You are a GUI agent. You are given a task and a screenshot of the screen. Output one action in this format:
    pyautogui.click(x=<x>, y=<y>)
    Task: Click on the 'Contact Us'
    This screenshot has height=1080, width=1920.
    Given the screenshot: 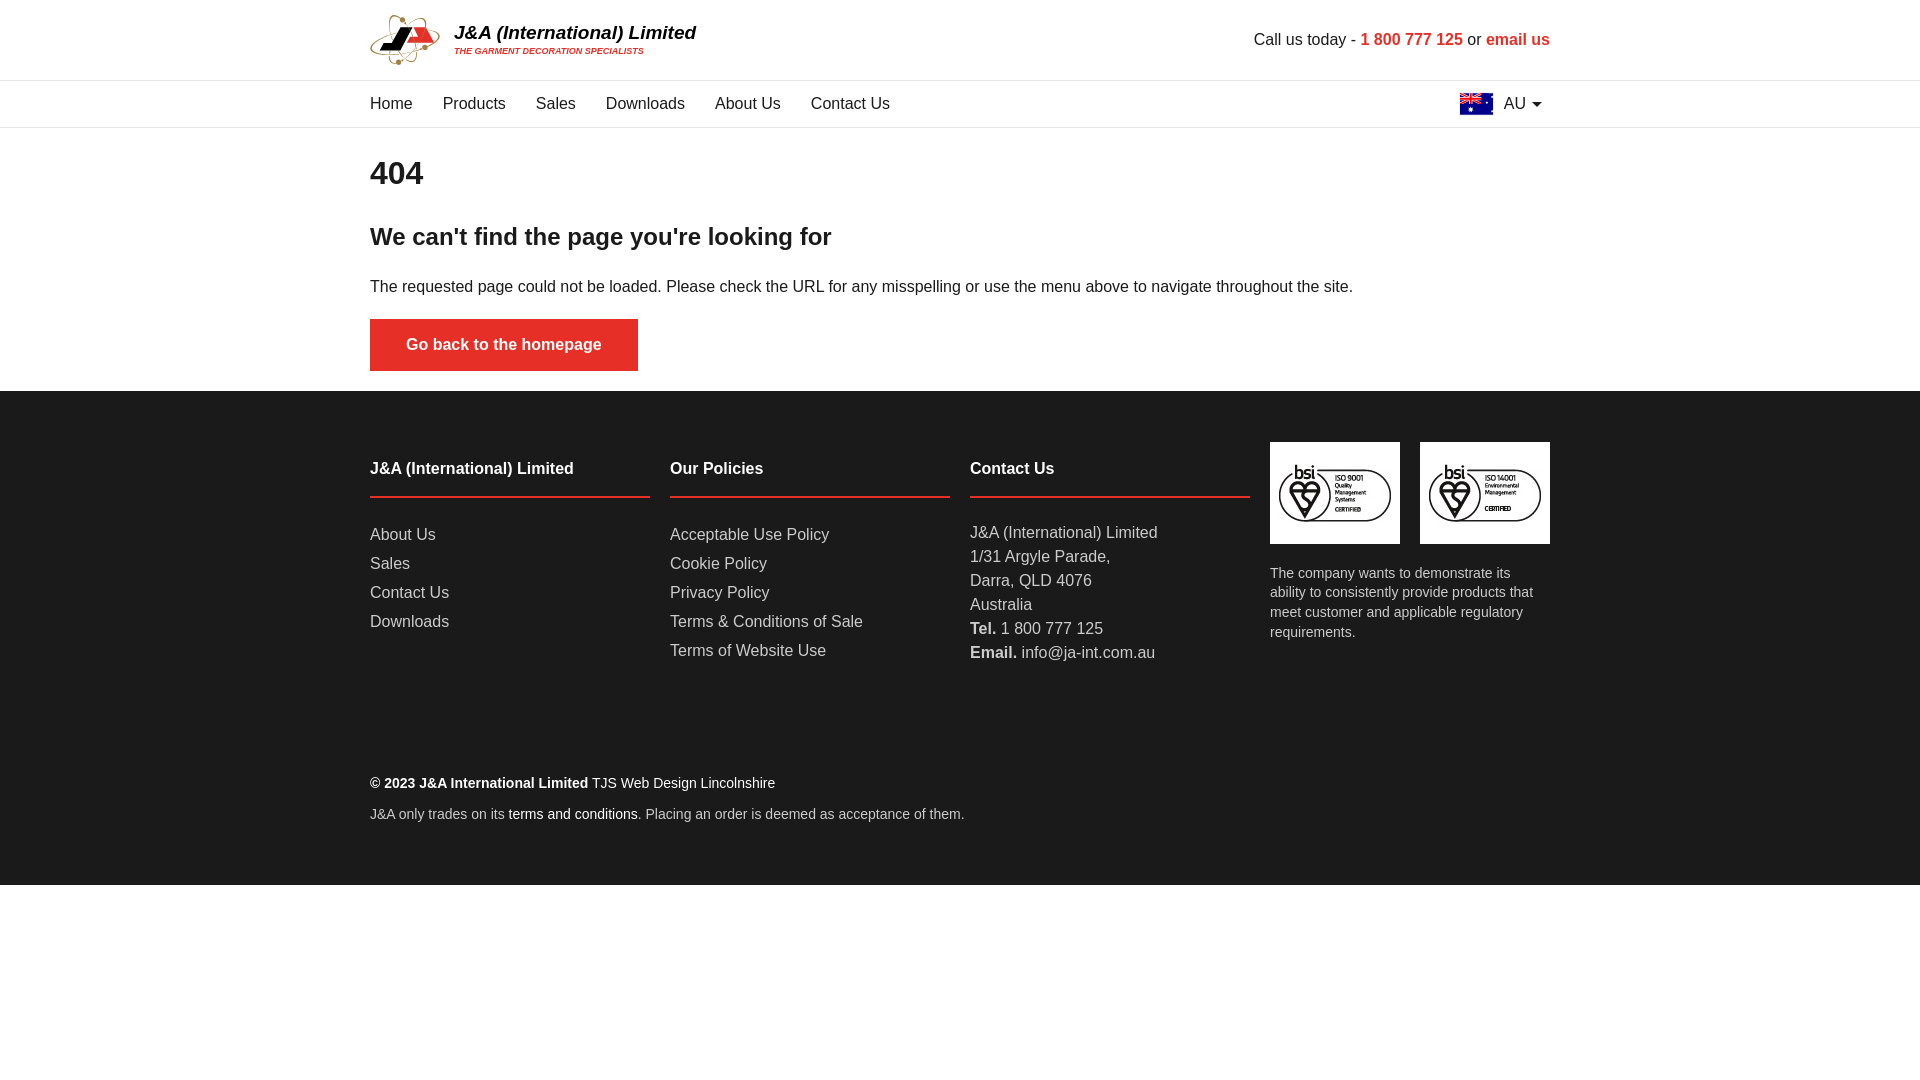 What is the action you would take?
    pyautogui.click(x=408, y=592)
    